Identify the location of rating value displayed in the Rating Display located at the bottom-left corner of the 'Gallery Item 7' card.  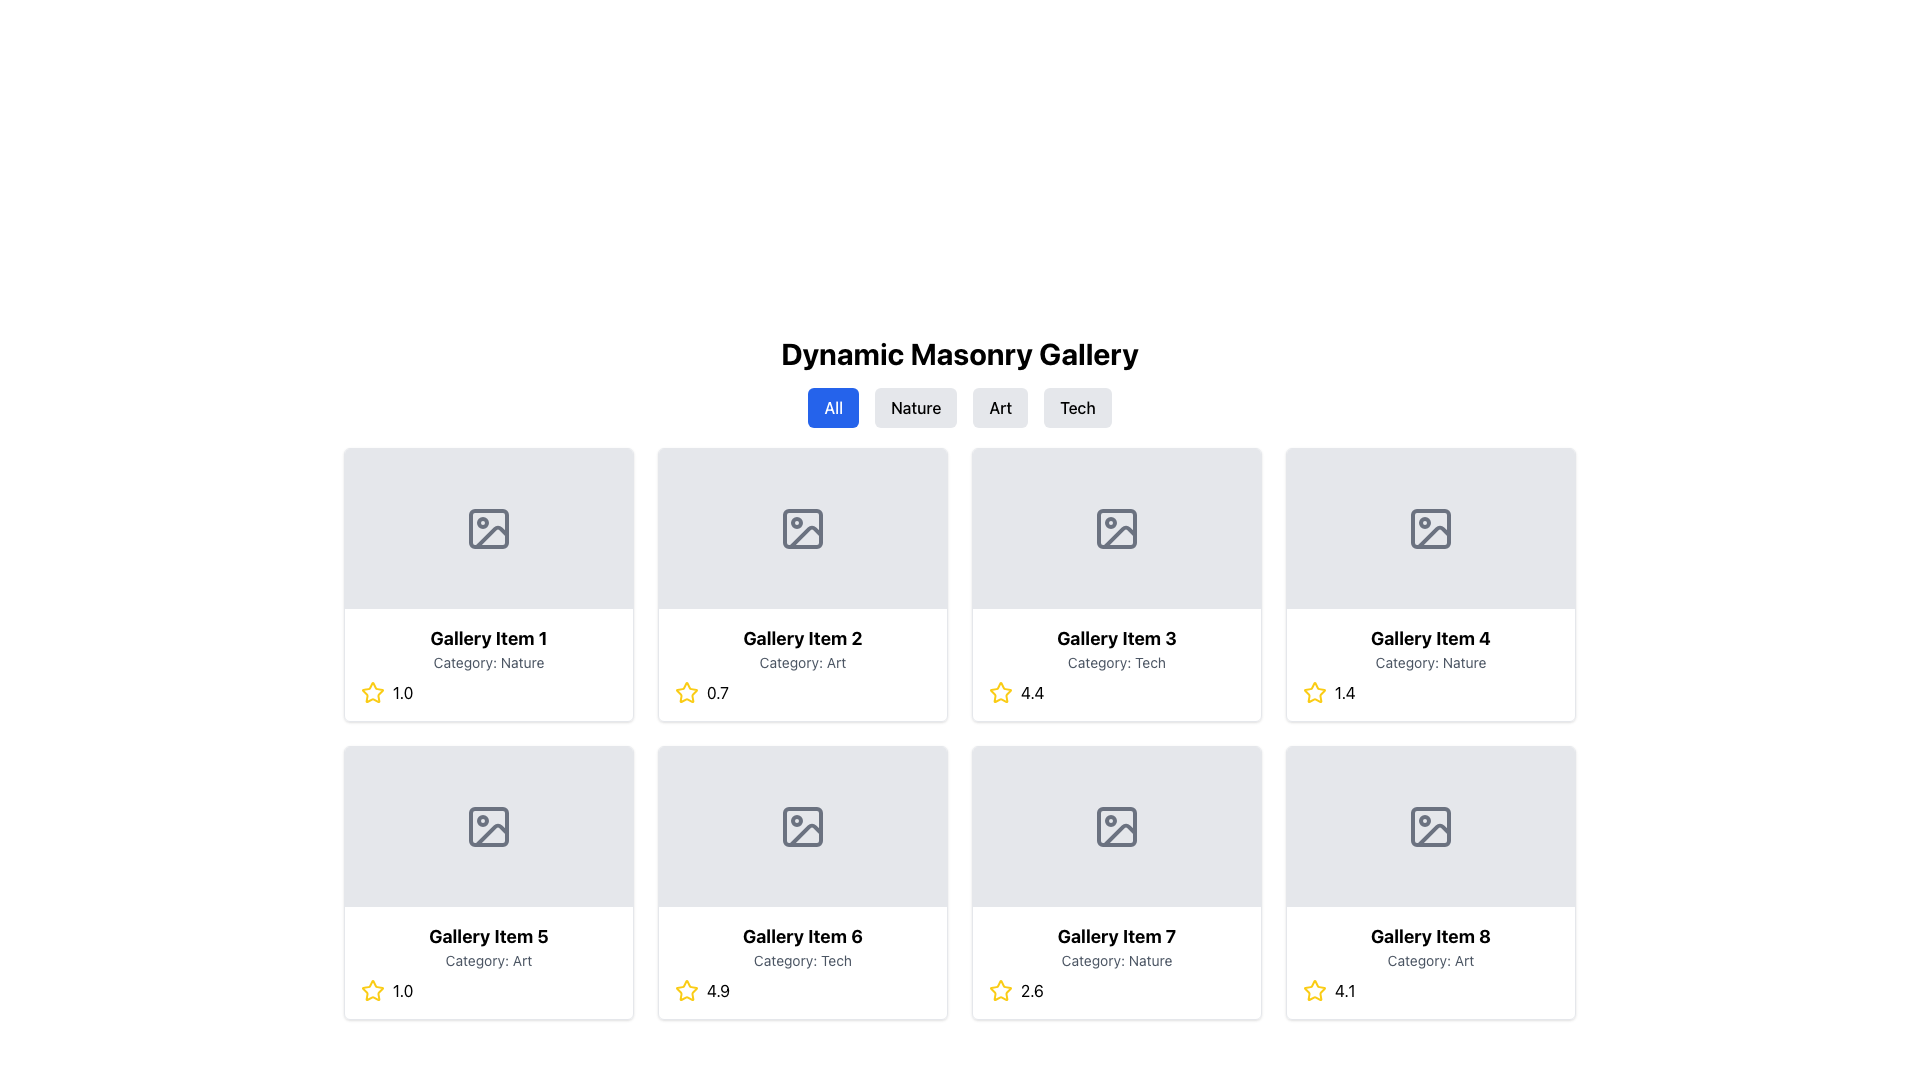
(1116, 991).